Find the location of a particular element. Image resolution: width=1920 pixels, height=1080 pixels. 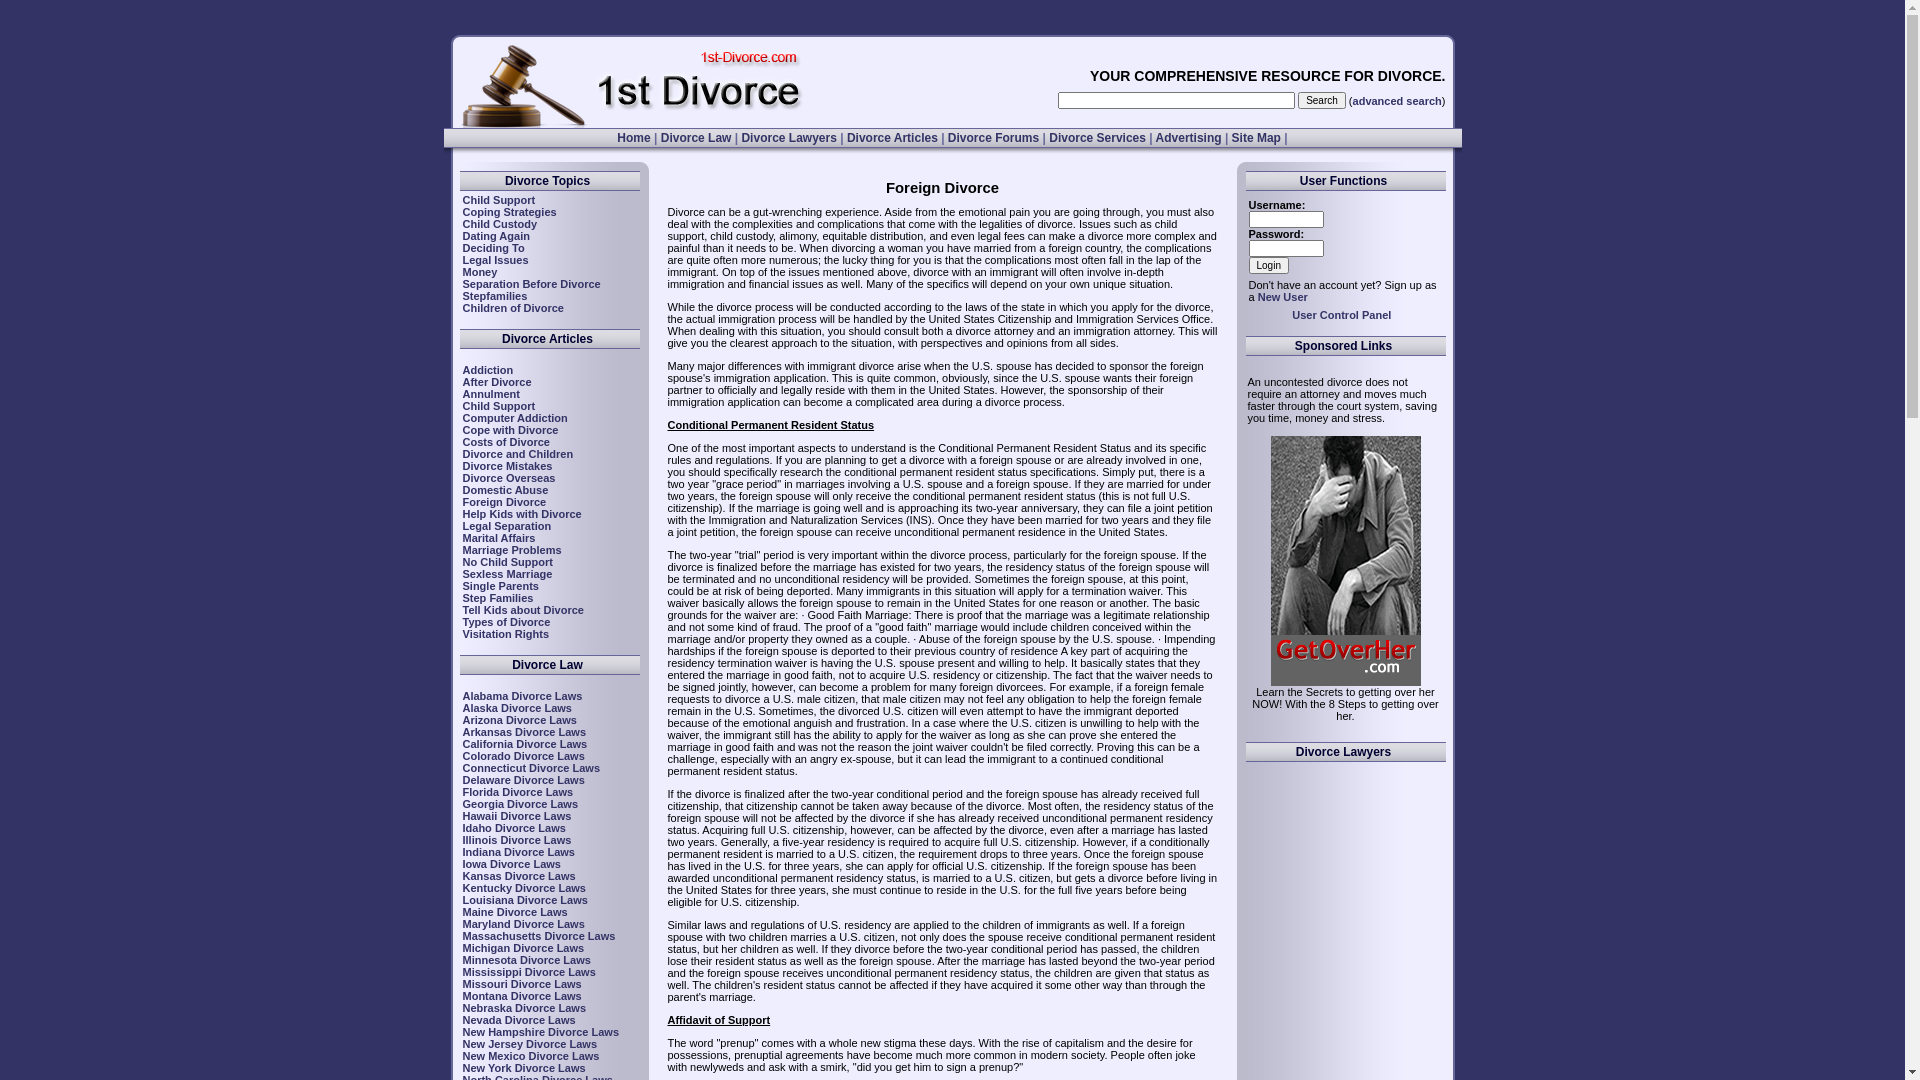

'Annulment' is located at coordinates (490, 393).